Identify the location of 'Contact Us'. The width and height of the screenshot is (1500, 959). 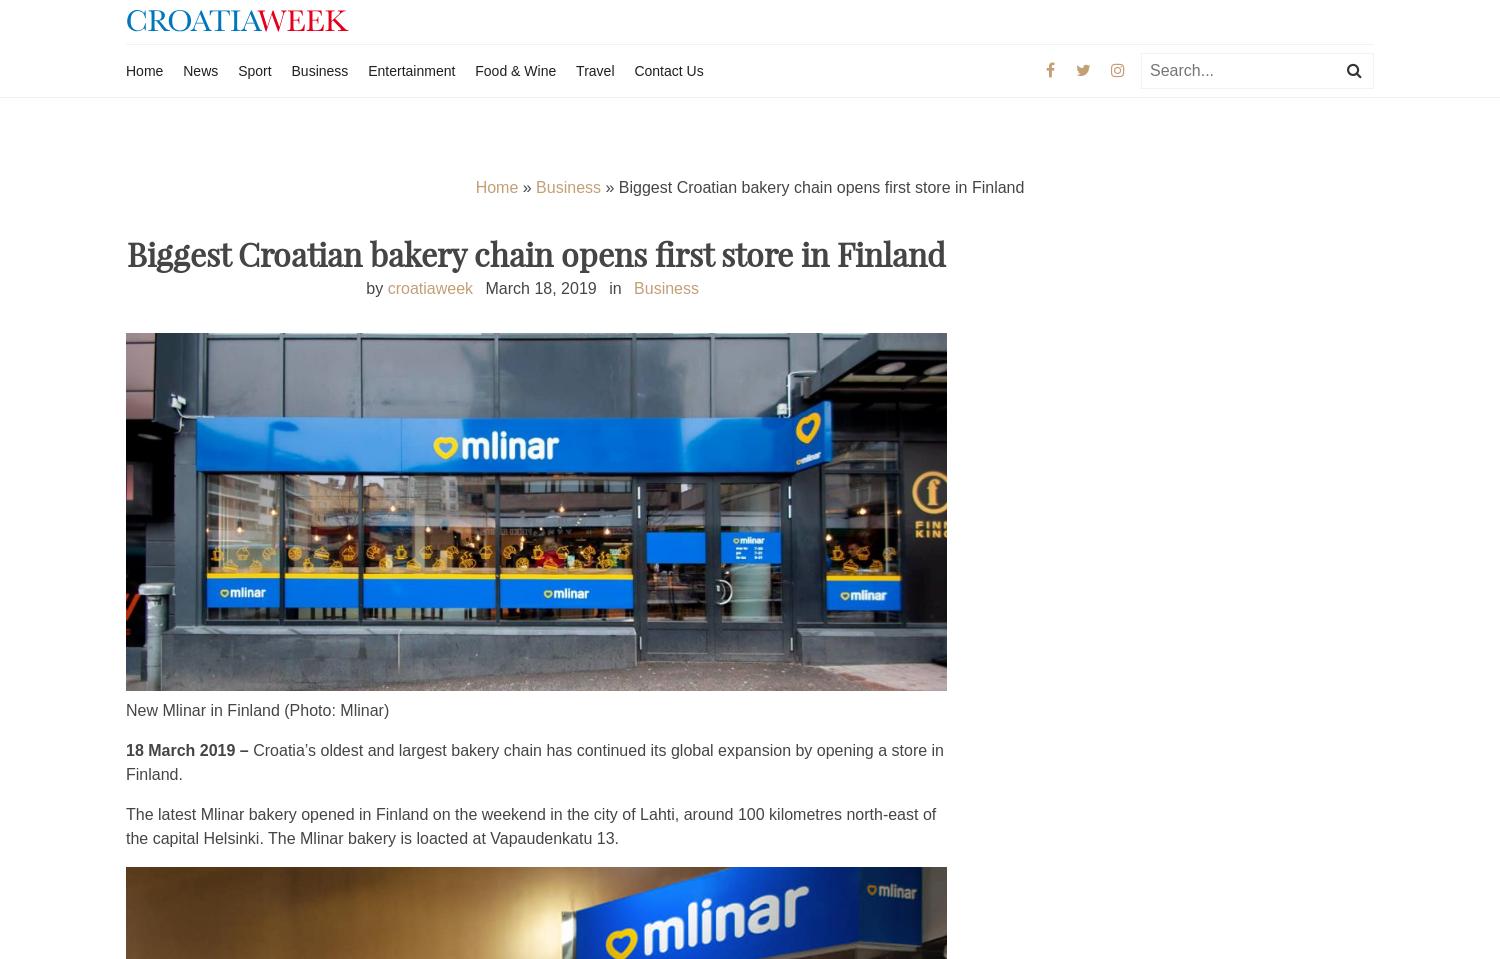
(634, 70).